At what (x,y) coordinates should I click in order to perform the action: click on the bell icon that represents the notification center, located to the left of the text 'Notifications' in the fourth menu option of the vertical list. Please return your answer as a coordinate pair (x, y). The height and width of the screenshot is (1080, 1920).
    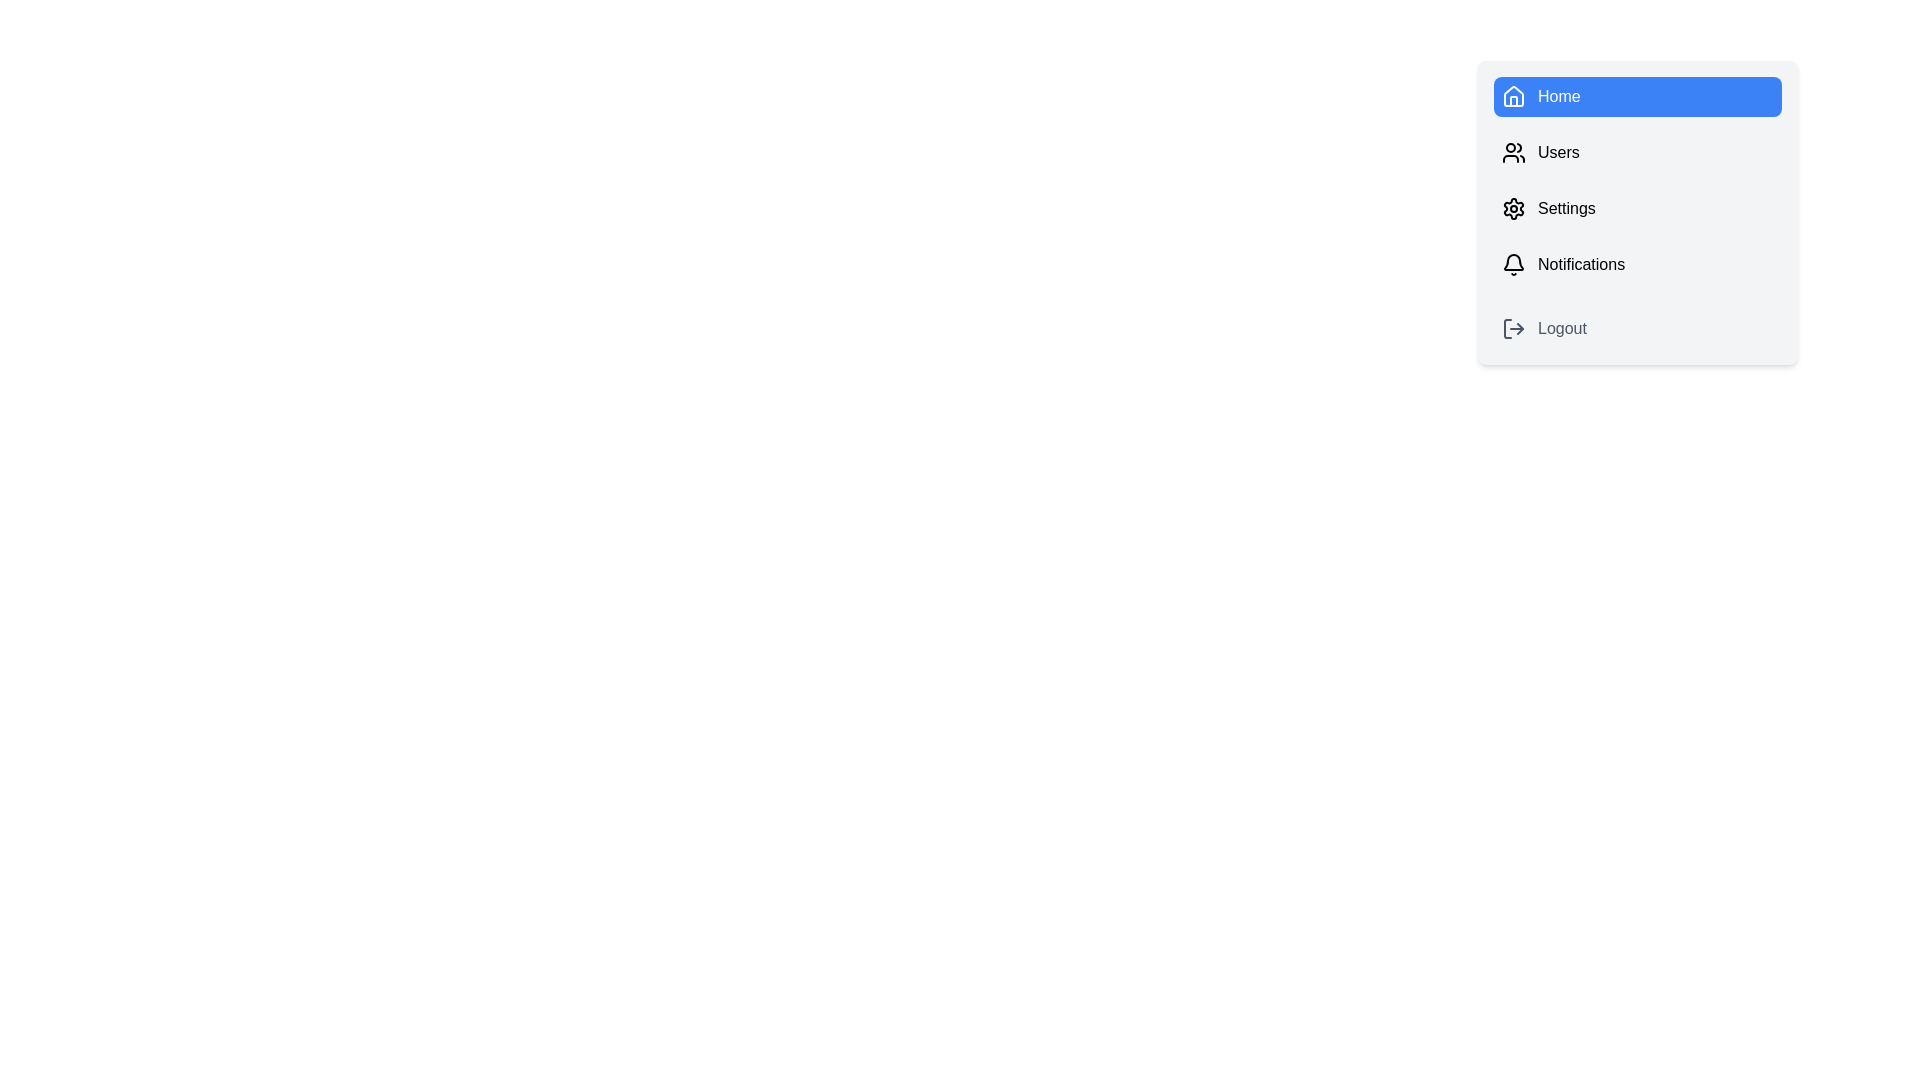
    Looking at the image, I should click on (1513, 264).